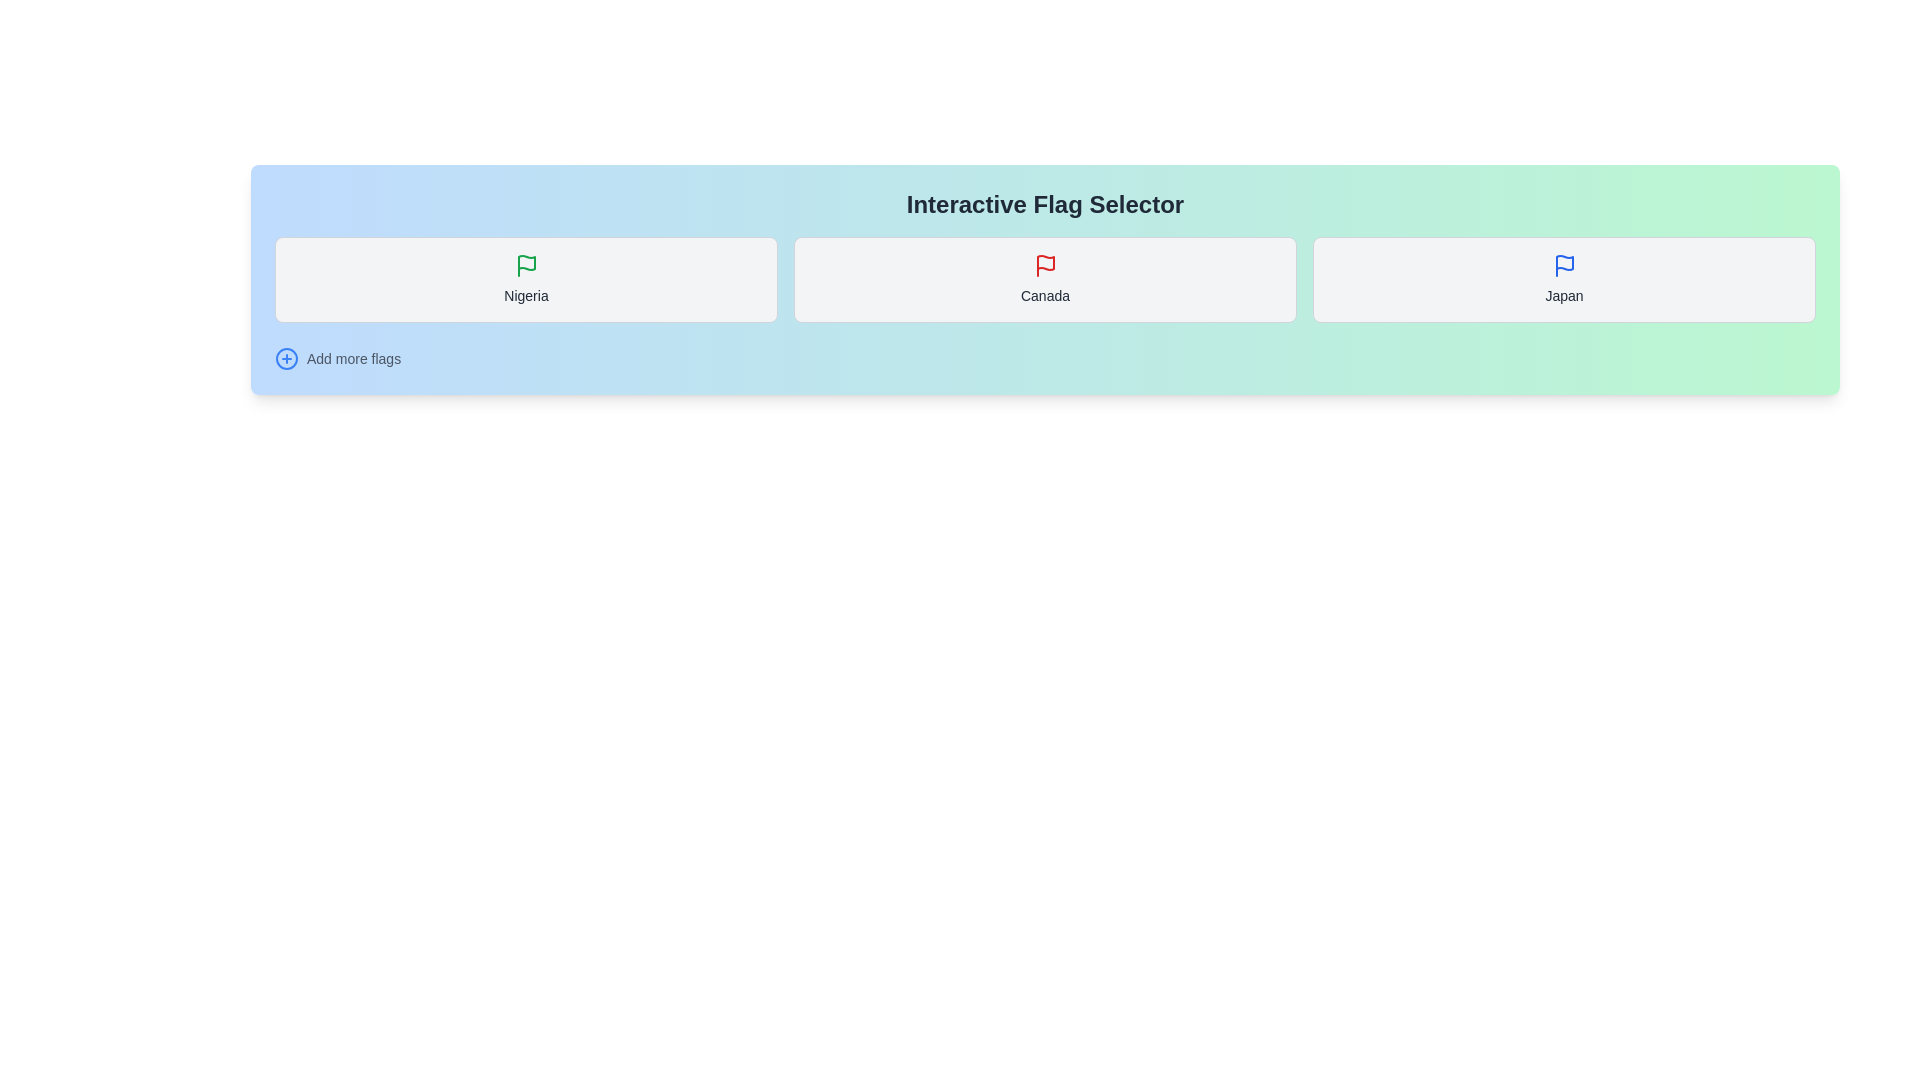 This screenshot has height=1080, width=1920. What do you see at coordinates (526, 280) in the screenshot?
I see `the flag corresponding to Nigeria` at bounding box center [526, 280].